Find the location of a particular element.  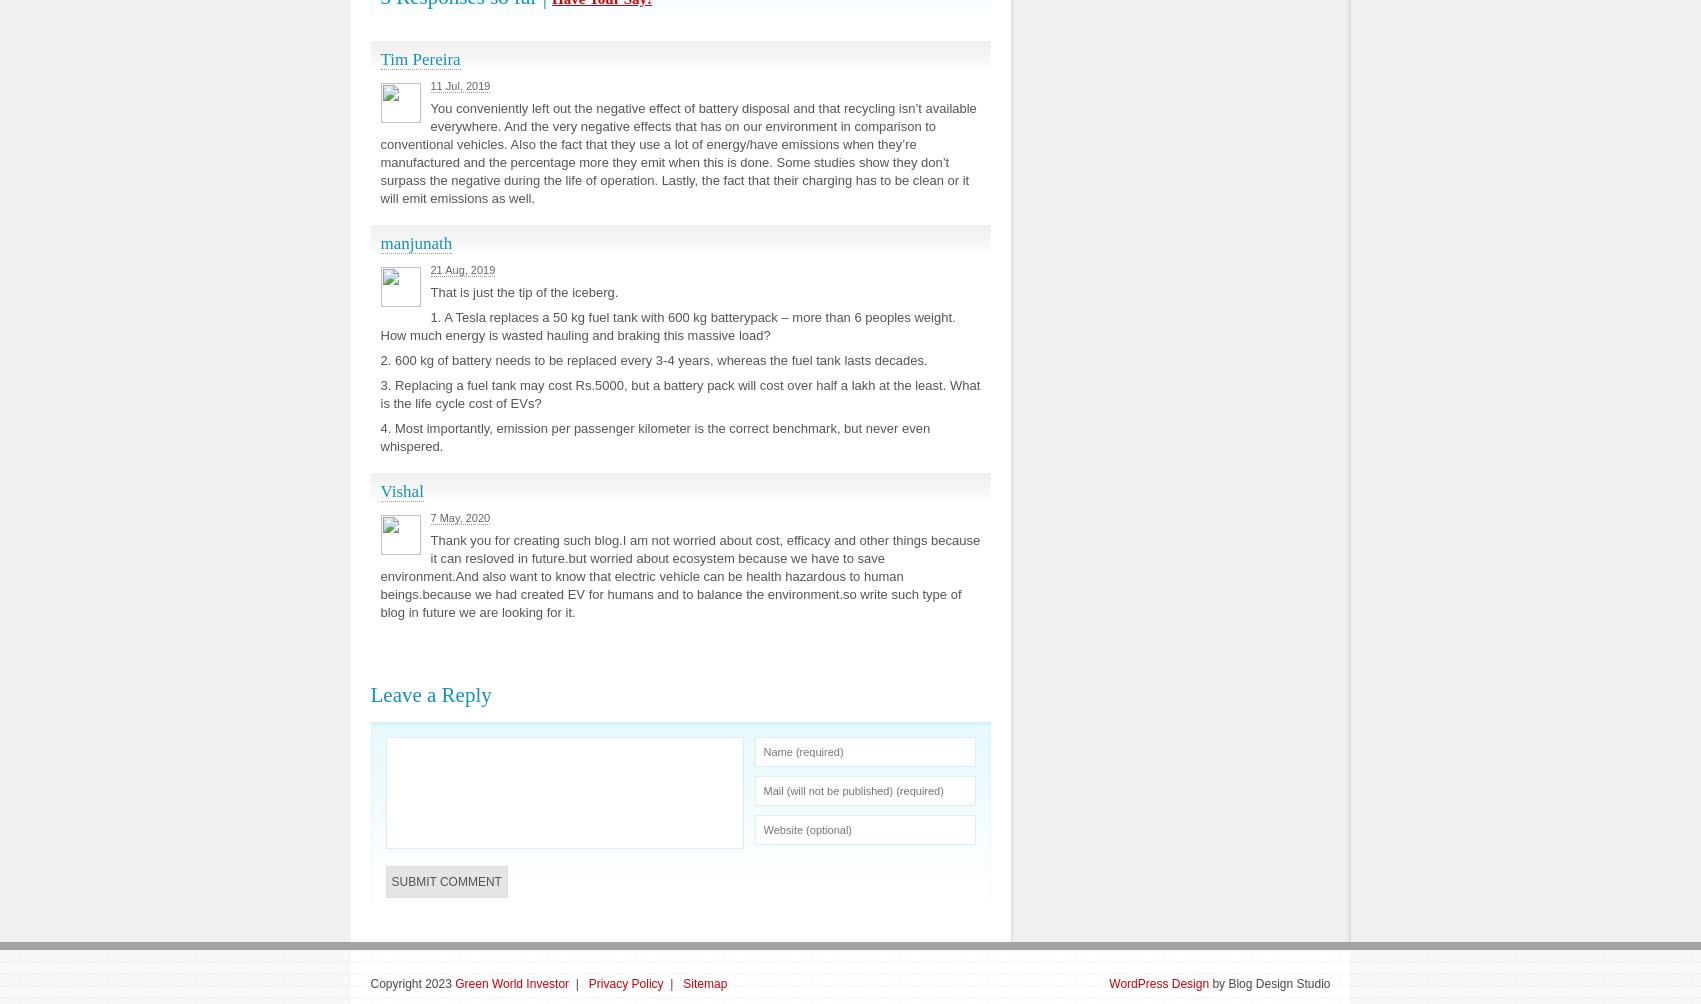

'Thank you for creating such blog.I am not worried about cost, efficacy and other things because it can resloved in future.but worried about ecosystem because we have to save environment.And also want to know that electric vehicle can be health hazardous to human beings.because we had created EV for humans and to balance the environment.so write such type of blog in future we are looking for it.' is located at coordinates (379, 576).